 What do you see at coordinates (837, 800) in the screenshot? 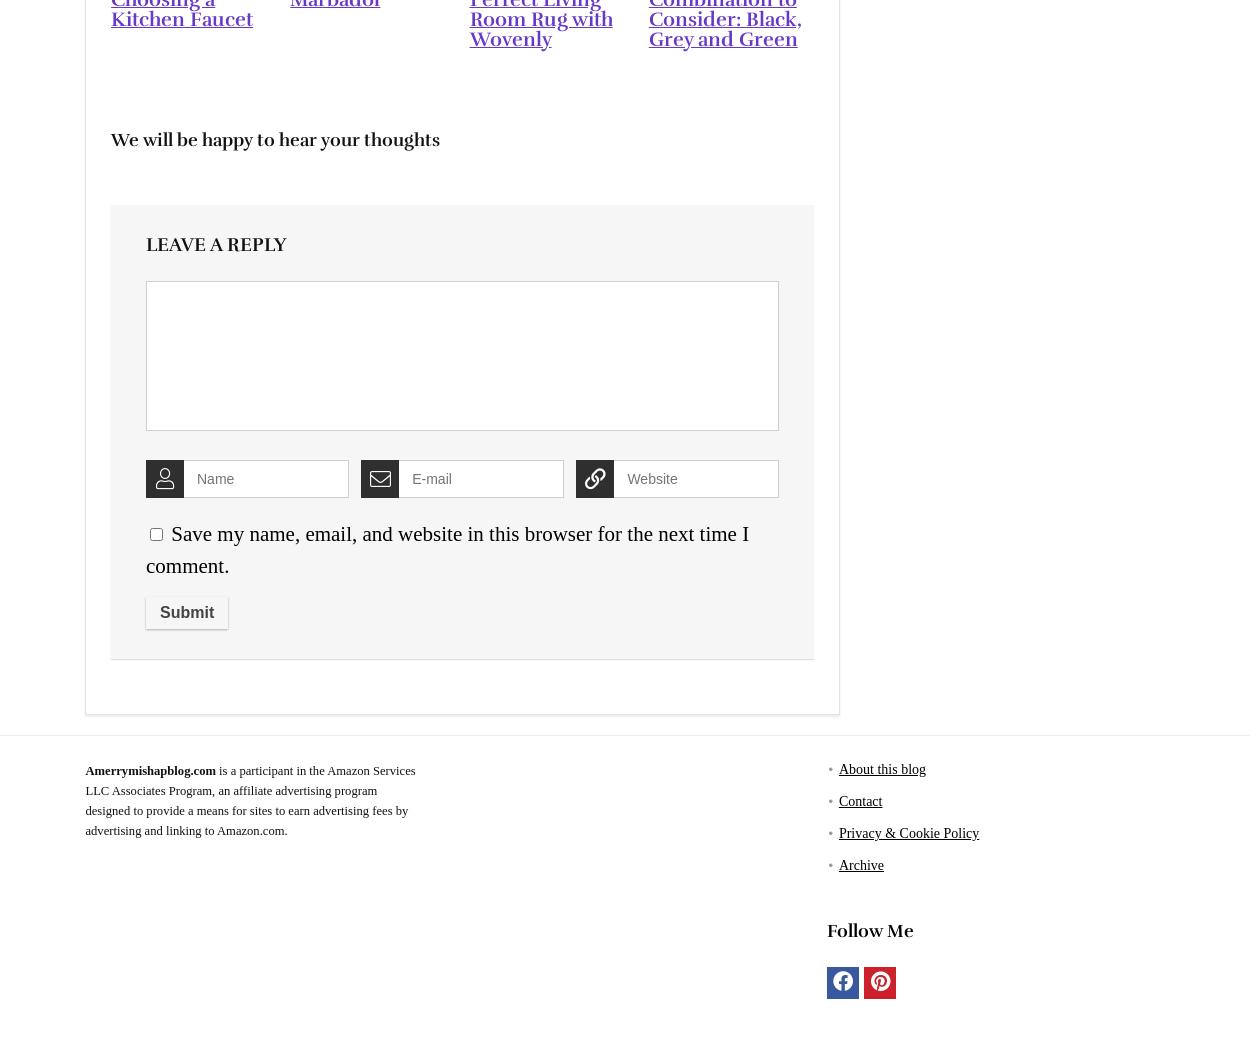
I see `'Contact'` at bounding box center [837, 800].